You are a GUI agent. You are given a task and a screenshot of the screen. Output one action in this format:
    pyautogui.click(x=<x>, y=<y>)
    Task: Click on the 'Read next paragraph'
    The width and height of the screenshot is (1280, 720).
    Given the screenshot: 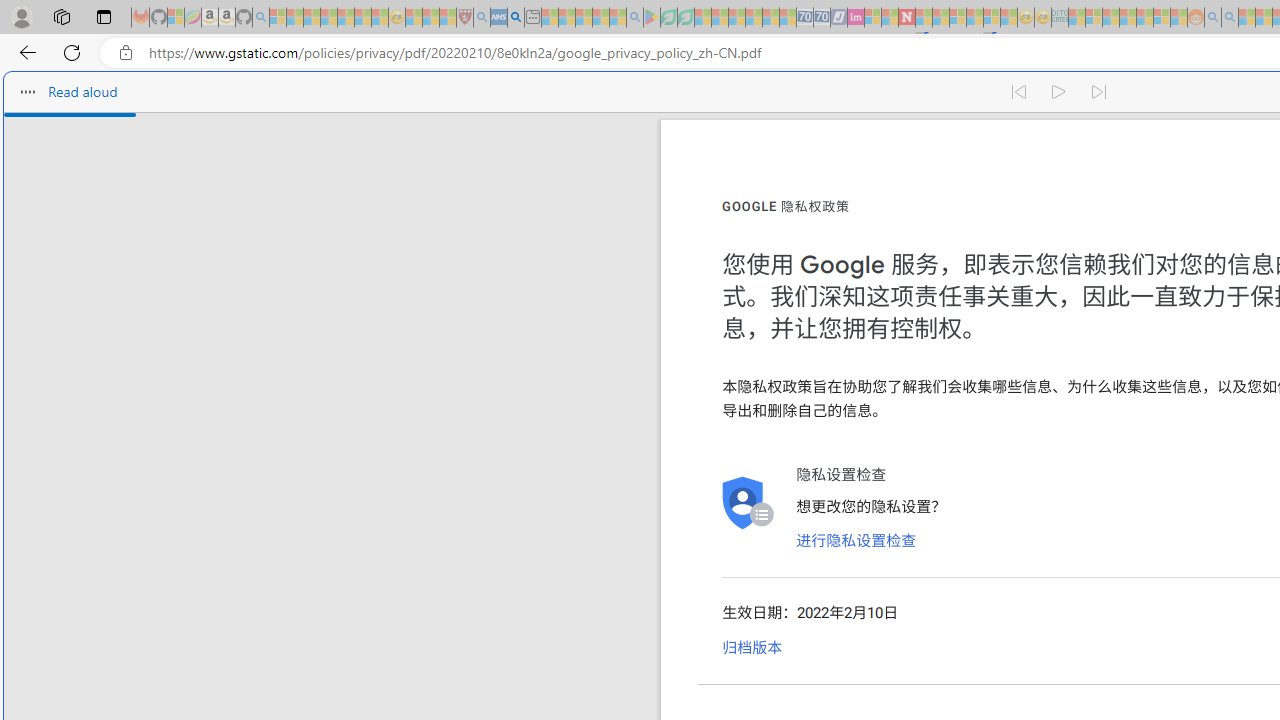 What is the action you would take?
    pyautogui.click(x=1098, y=92)
    